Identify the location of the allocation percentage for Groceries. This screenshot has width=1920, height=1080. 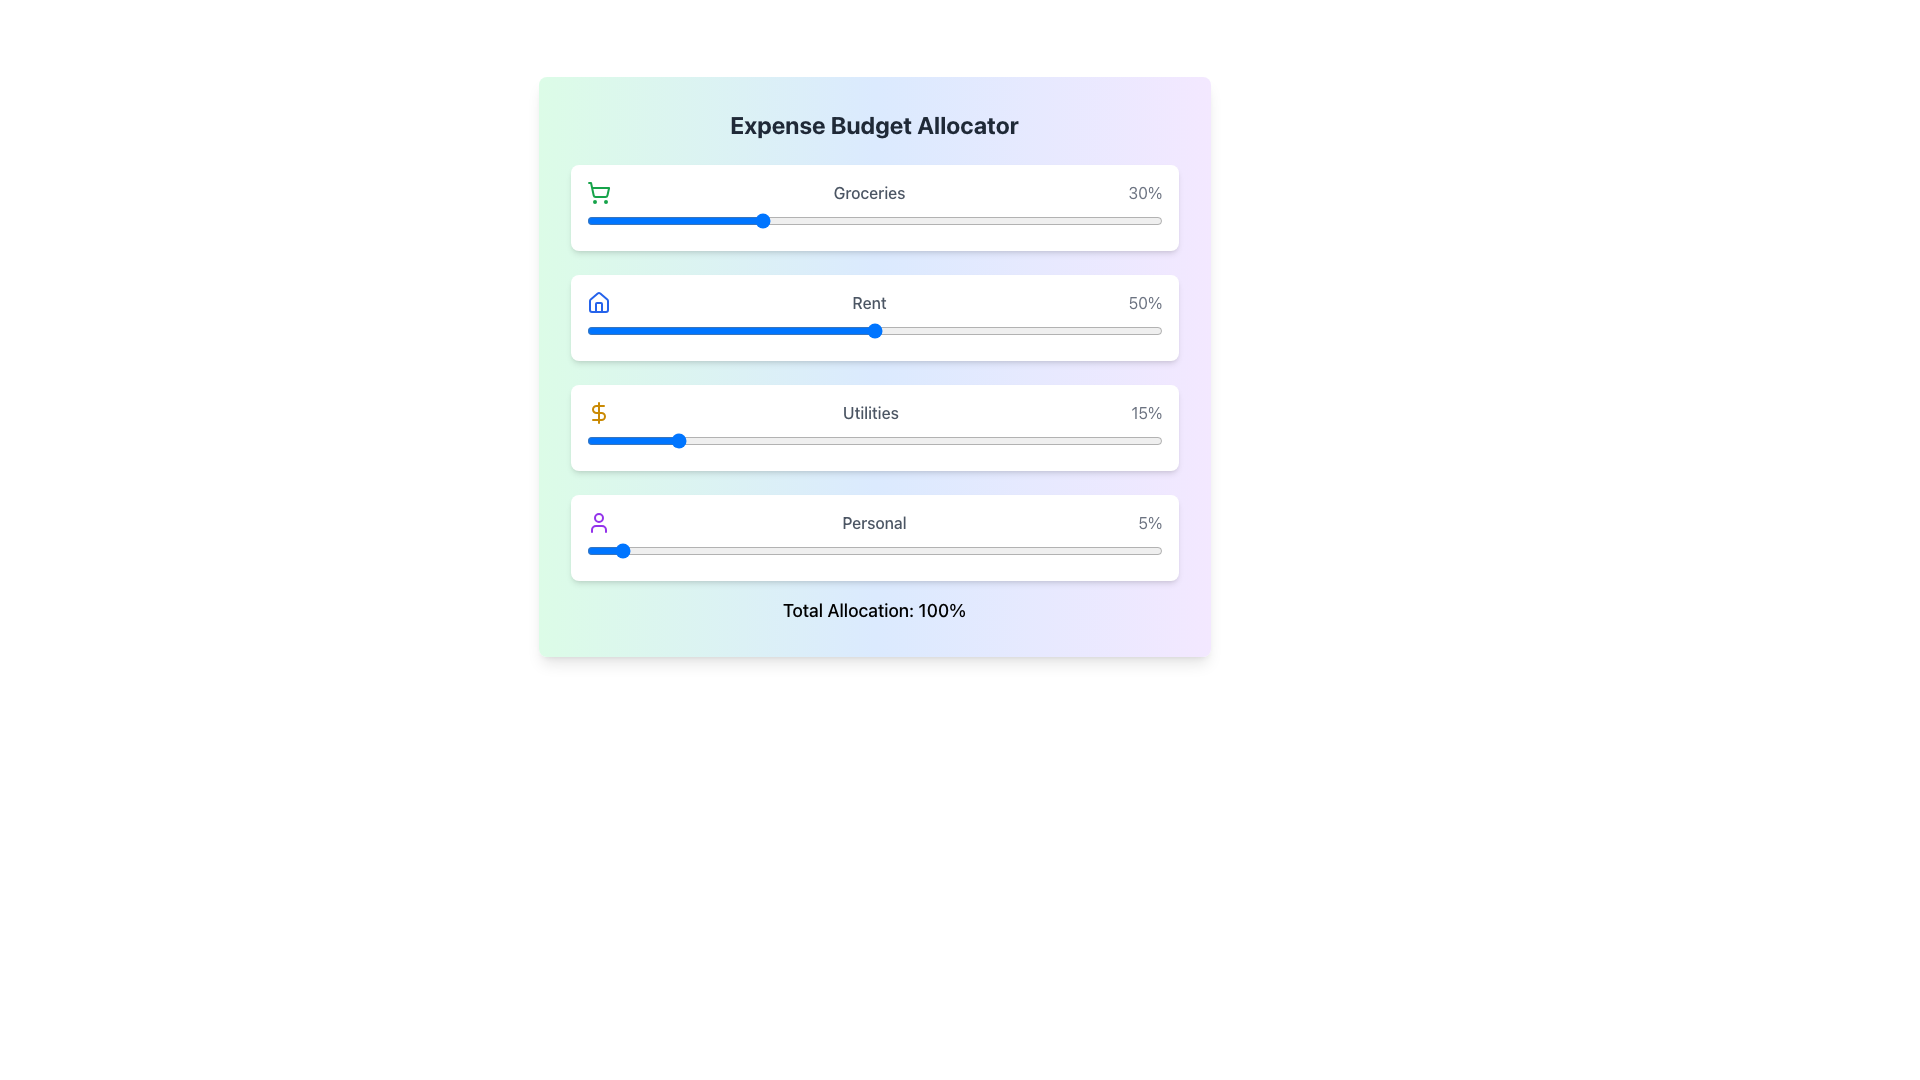
(942, 220).